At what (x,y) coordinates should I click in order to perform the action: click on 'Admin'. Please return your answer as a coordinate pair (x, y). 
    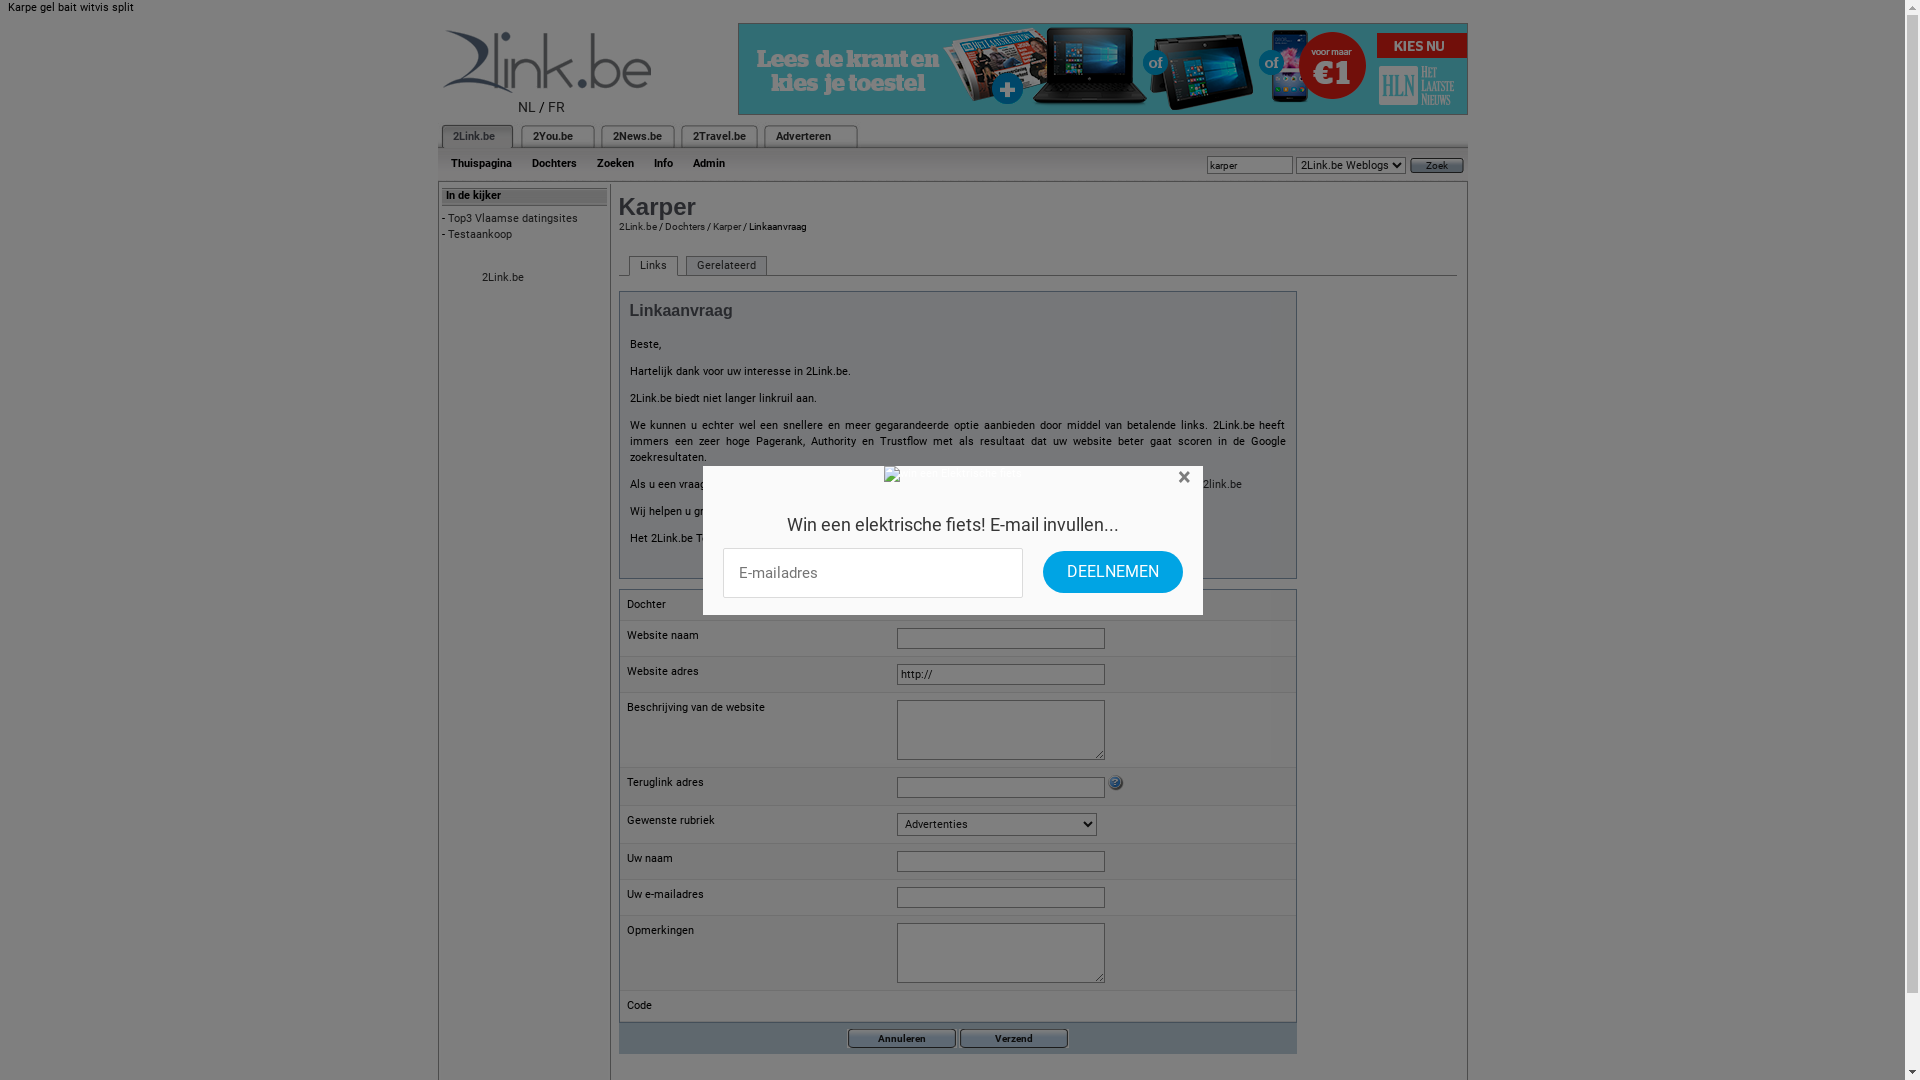
    Looking at the image, I should click on (708, 162).